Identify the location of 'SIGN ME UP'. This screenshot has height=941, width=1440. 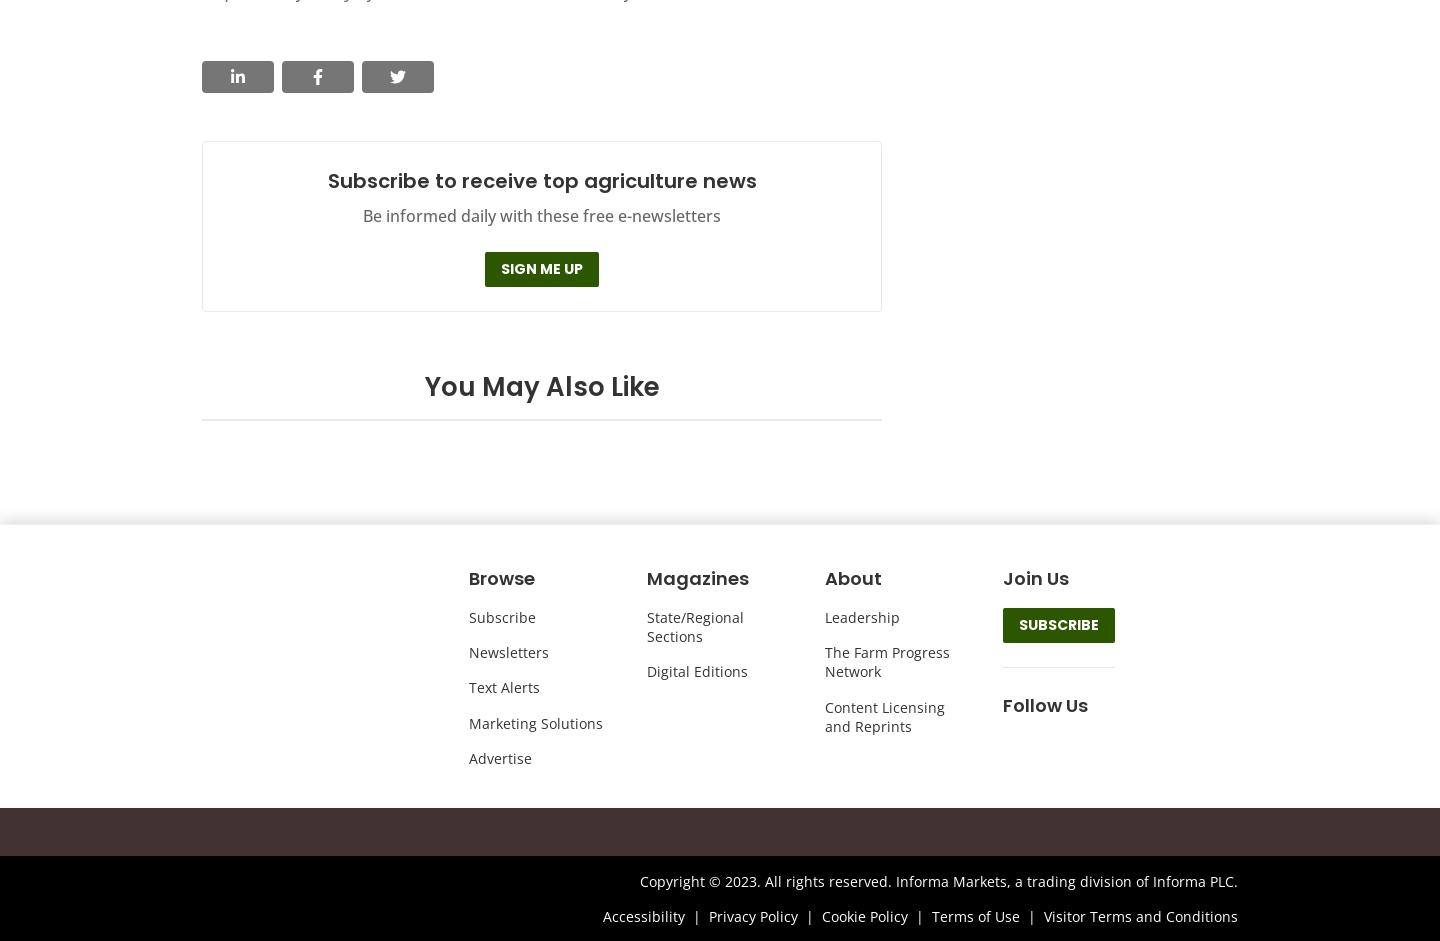
(542, 267).